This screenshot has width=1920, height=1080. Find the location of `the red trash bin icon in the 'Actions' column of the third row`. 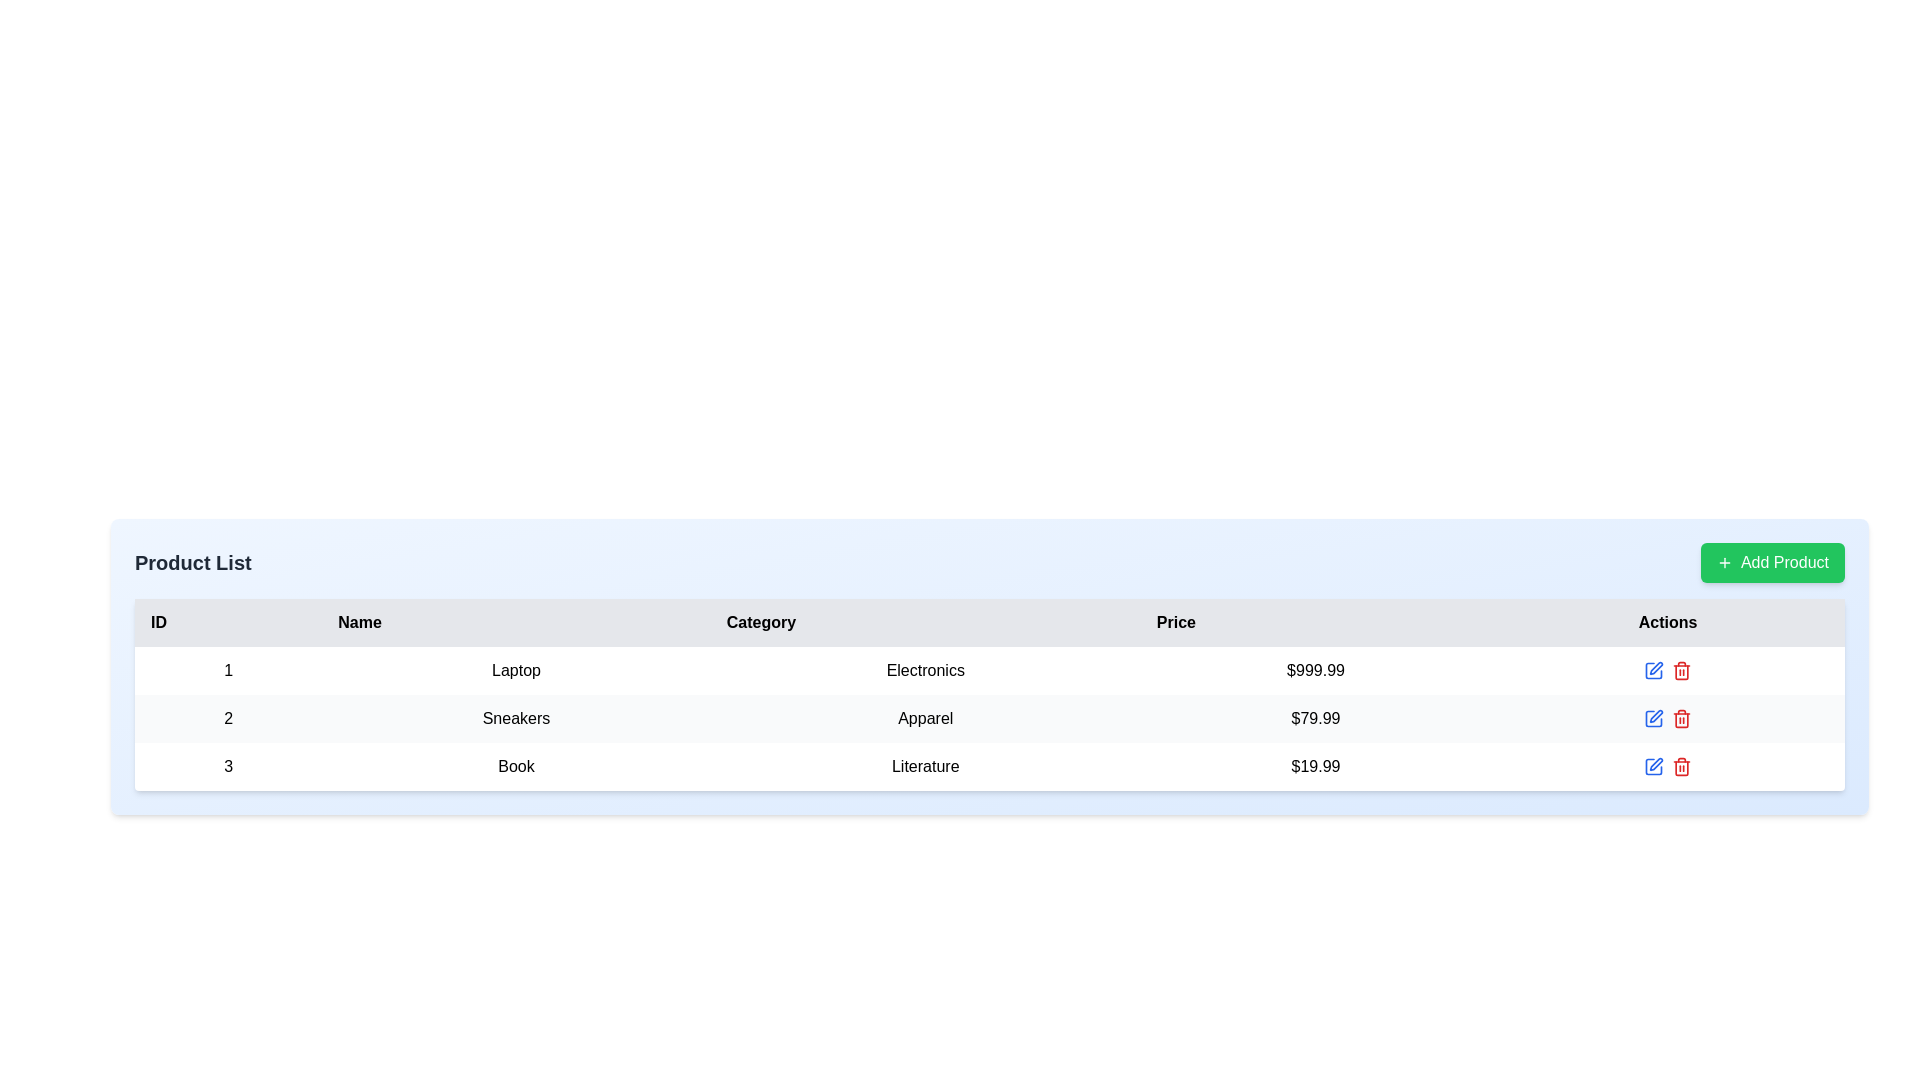

the red trash bin icon in the 'Actions' column of the third row is located at coordinates (1681, 766).